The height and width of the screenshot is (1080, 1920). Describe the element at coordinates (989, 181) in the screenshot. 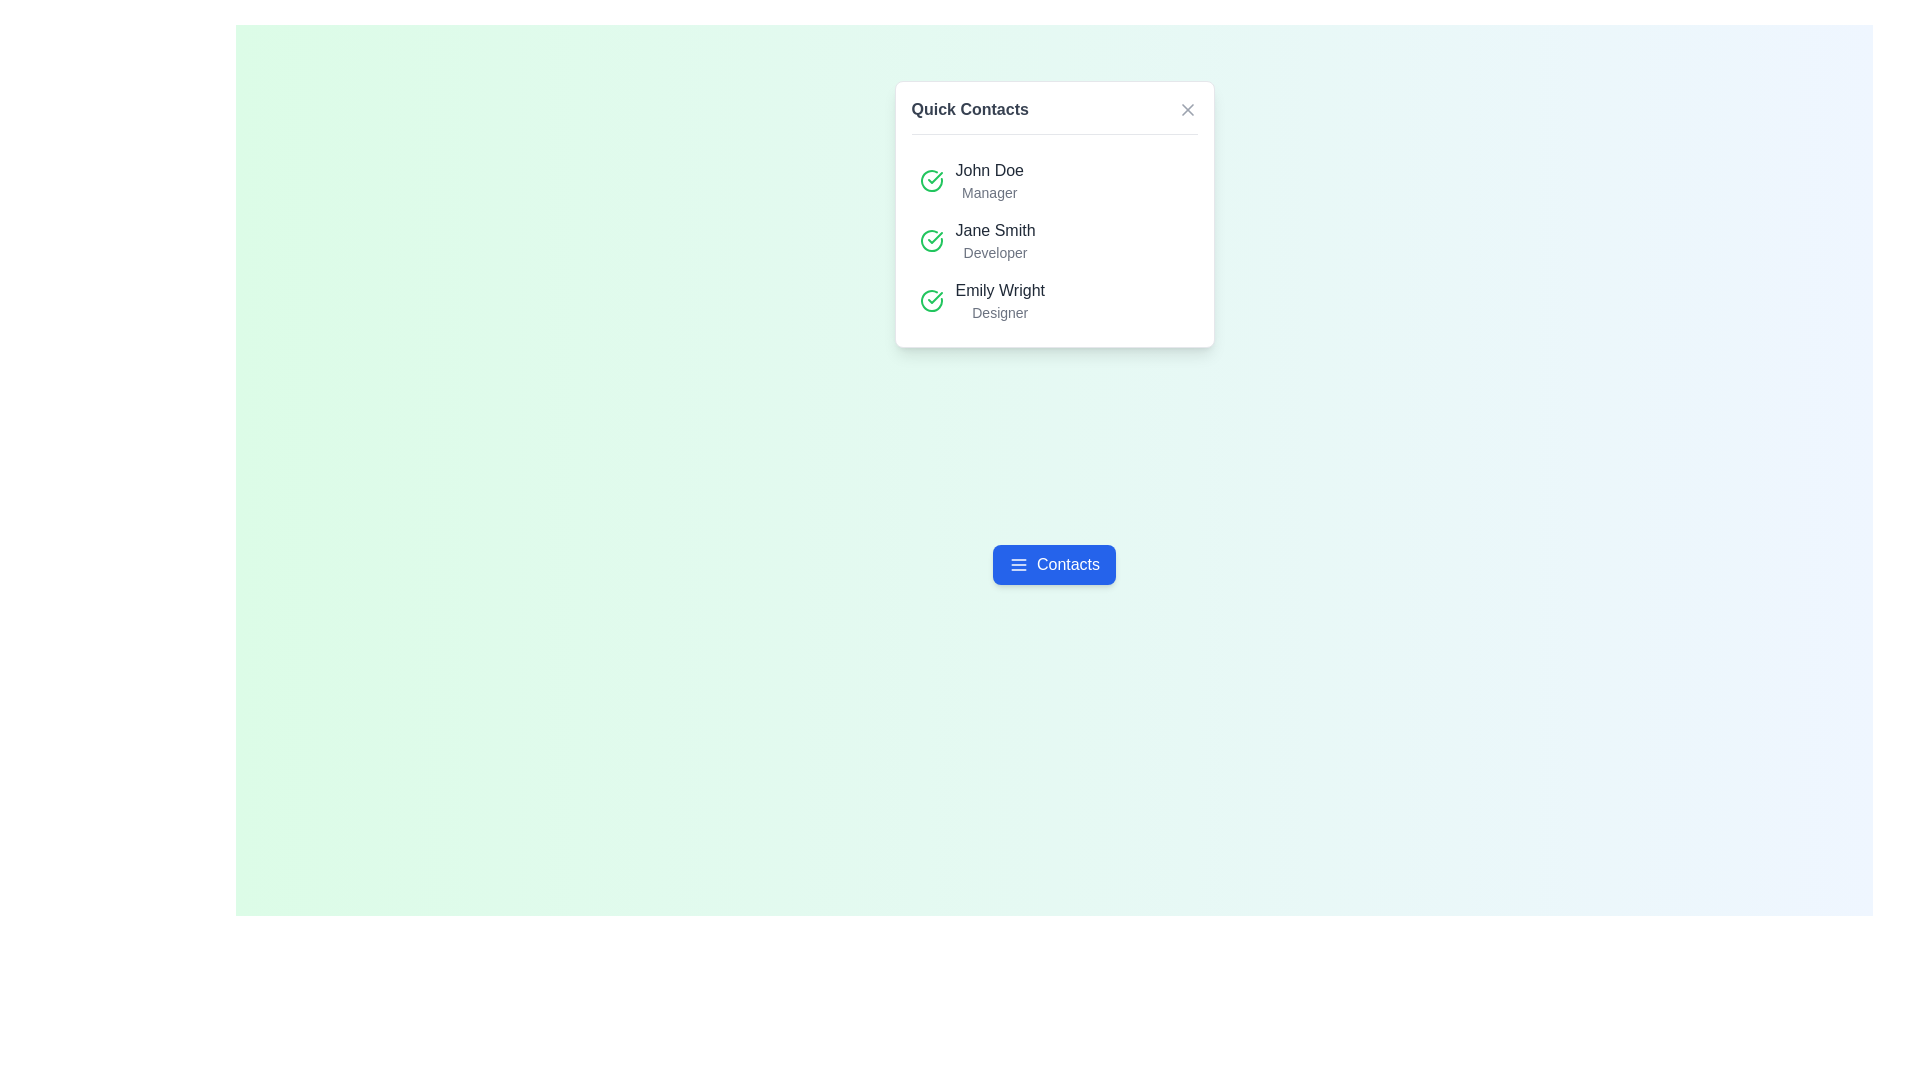

I see `the text display element containing 'John Doe' and 'Manager' in the 'Quick Contacts' card, which is the first entry in the contact list` at that location.